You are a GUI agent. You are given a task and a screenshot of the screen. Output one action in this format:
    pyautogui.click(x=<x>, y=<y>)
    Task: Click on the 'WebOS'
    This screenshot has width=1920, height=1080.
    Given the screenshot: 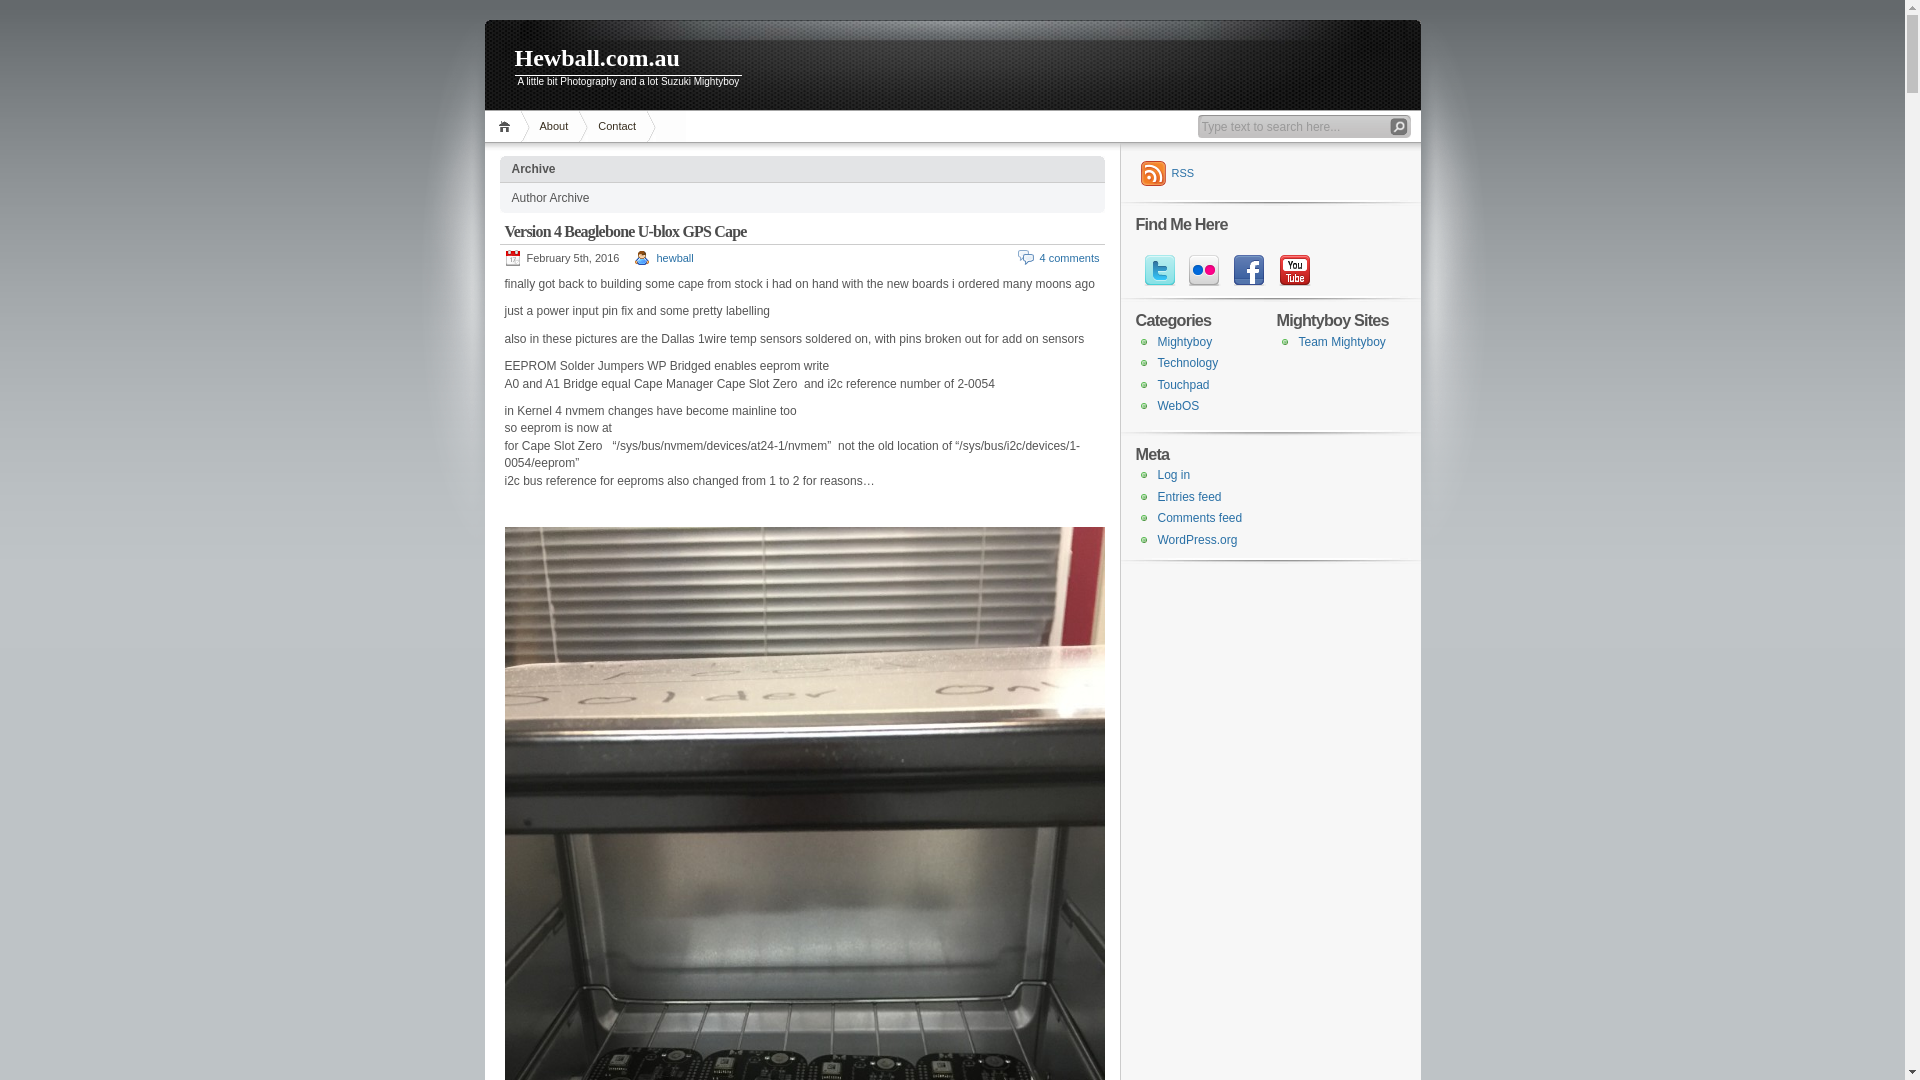 What is the action you would take?
    pyautogui.click(x=1179, y=405)
    